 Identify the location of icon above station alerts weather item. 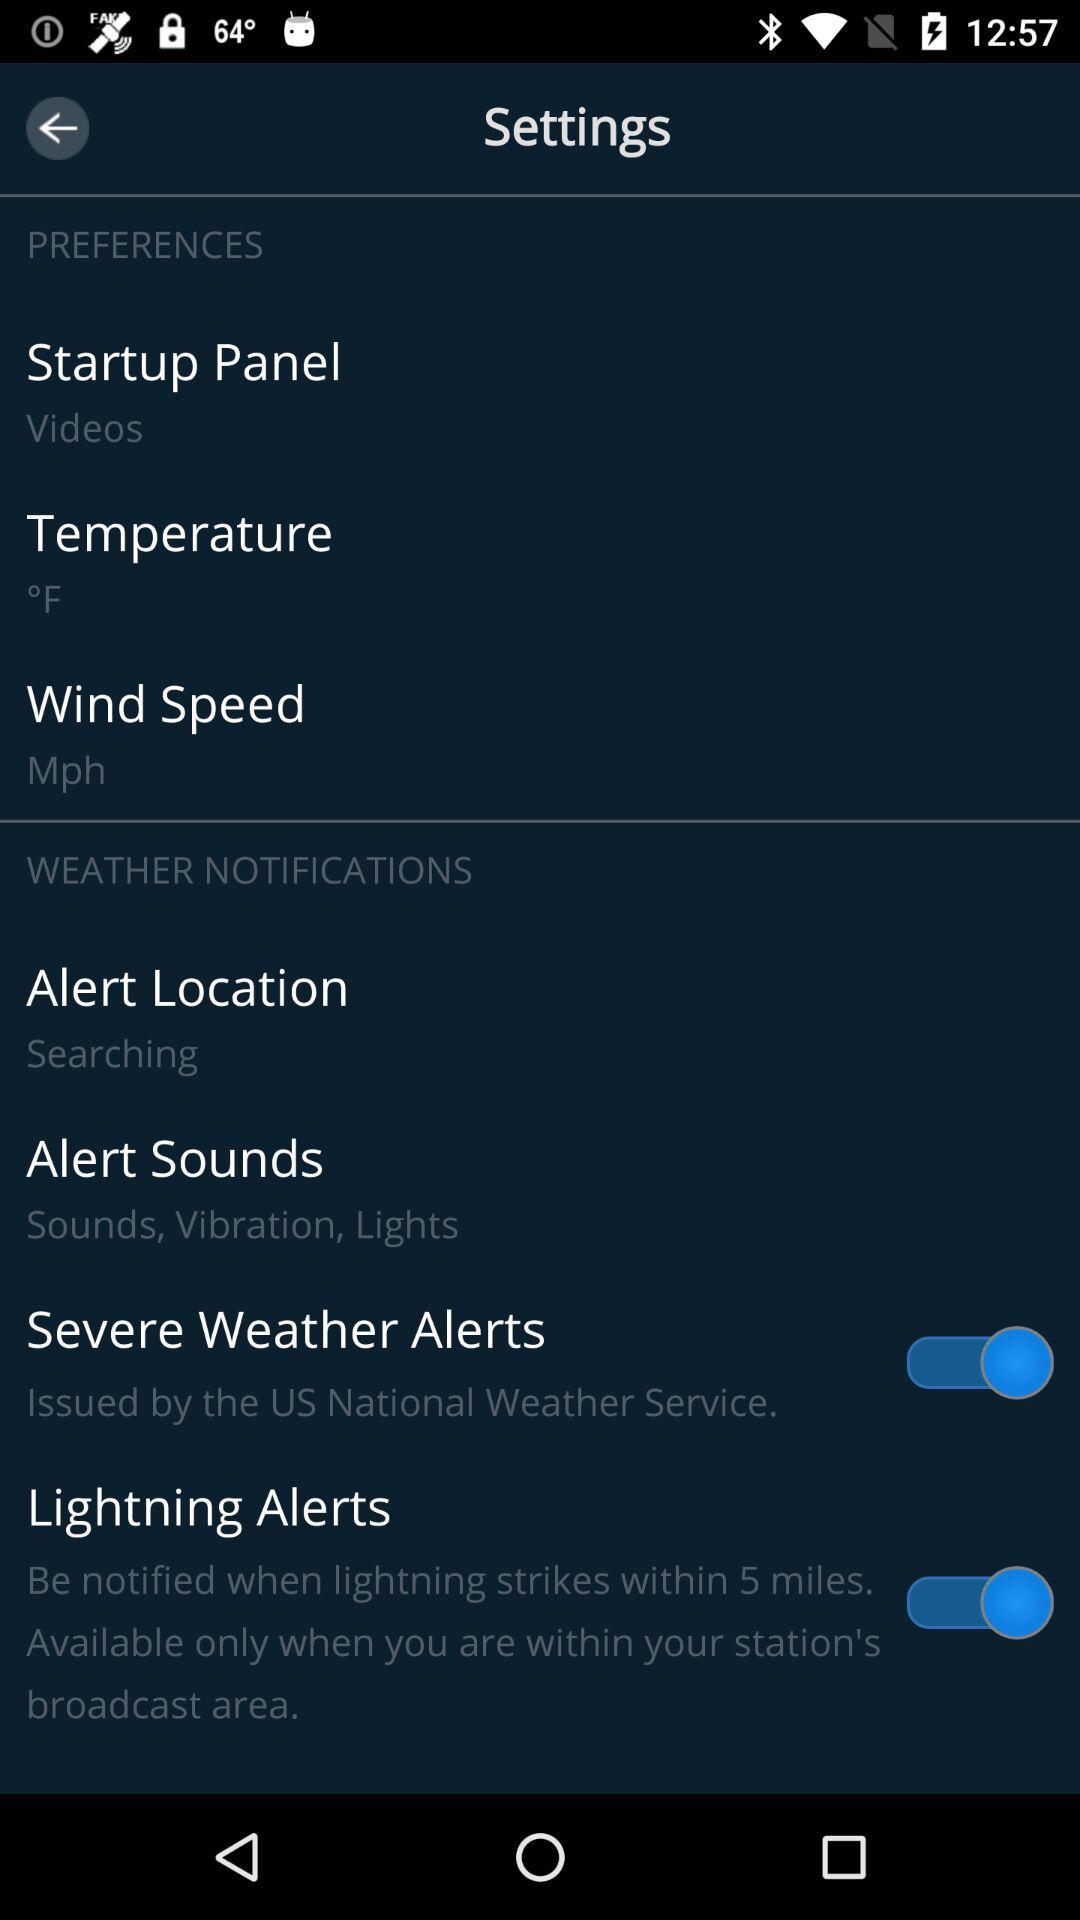
(540, 1603).